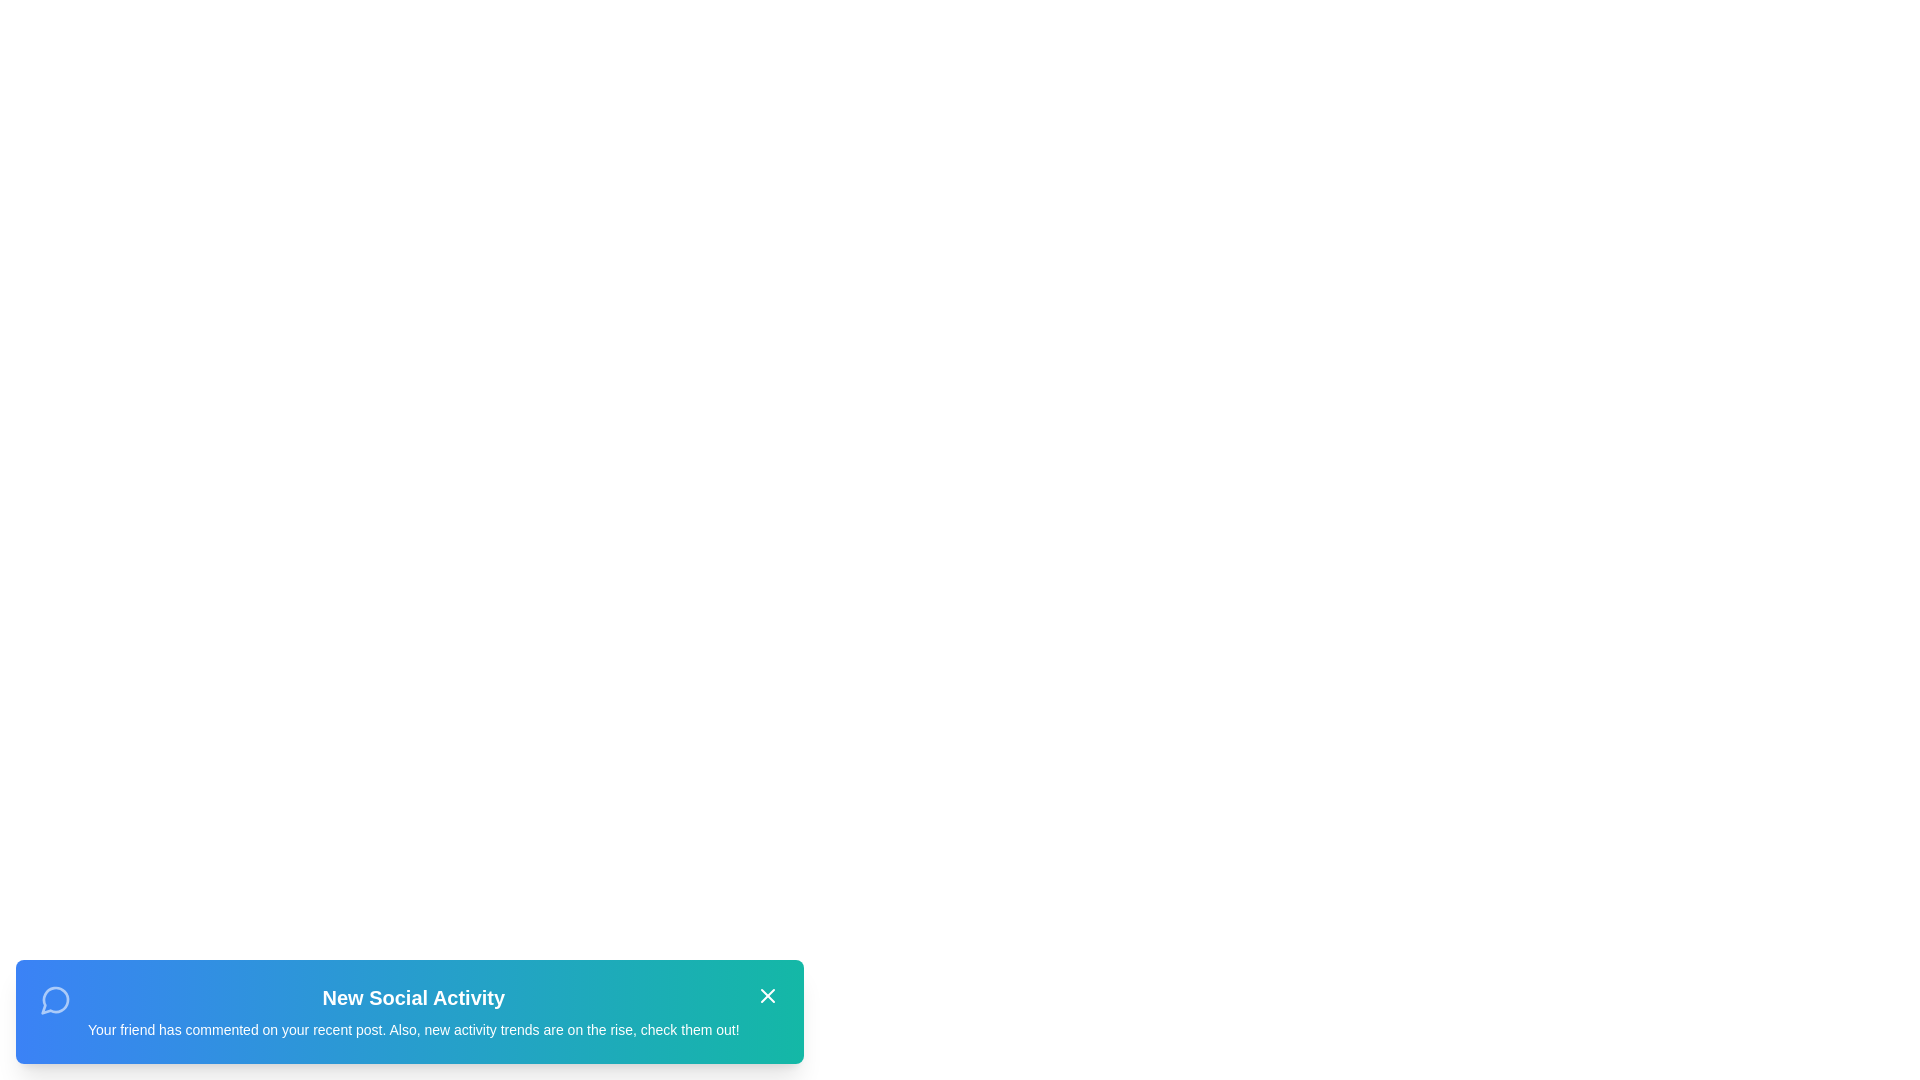 The width and height of the screenshot is (1920, 1080). I want to click on close button to dismiss the notification, so click(766, 995).